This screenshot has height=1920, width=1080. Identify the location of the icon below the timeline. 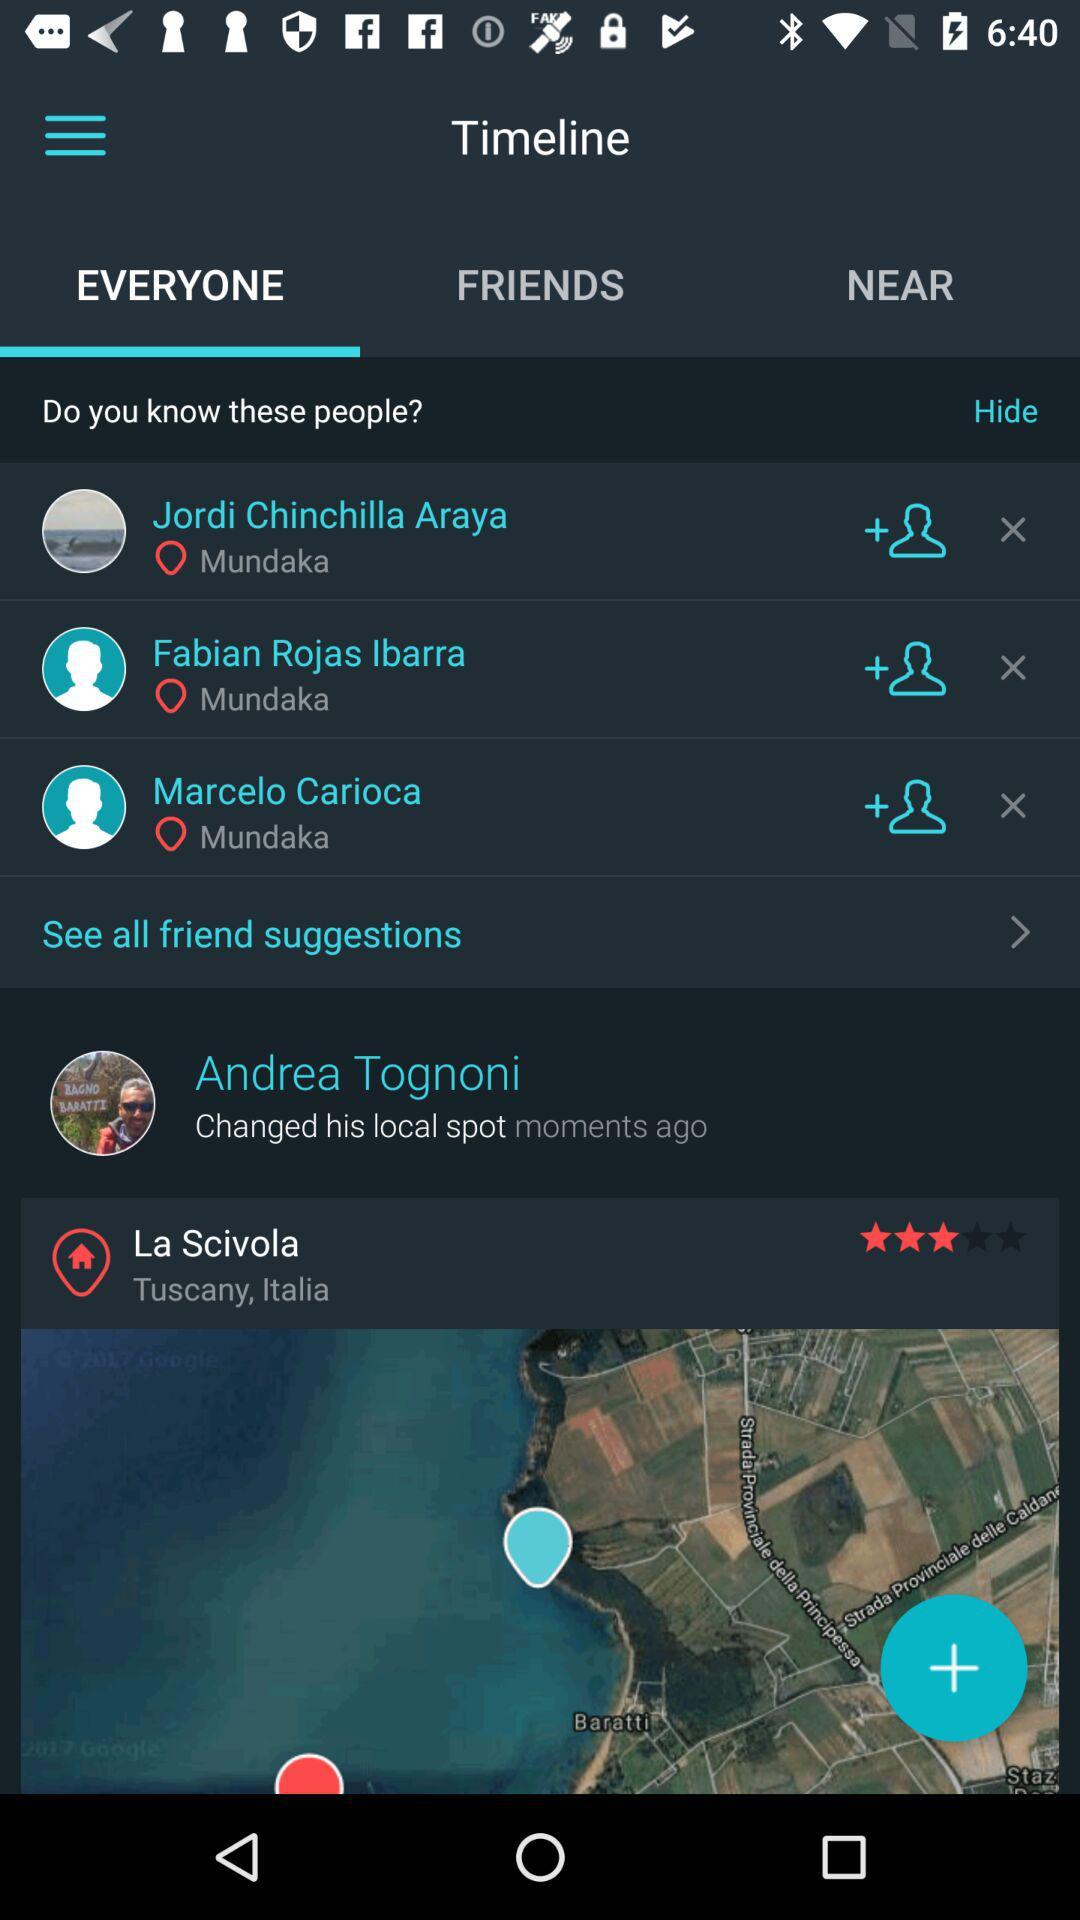
(898, 282).